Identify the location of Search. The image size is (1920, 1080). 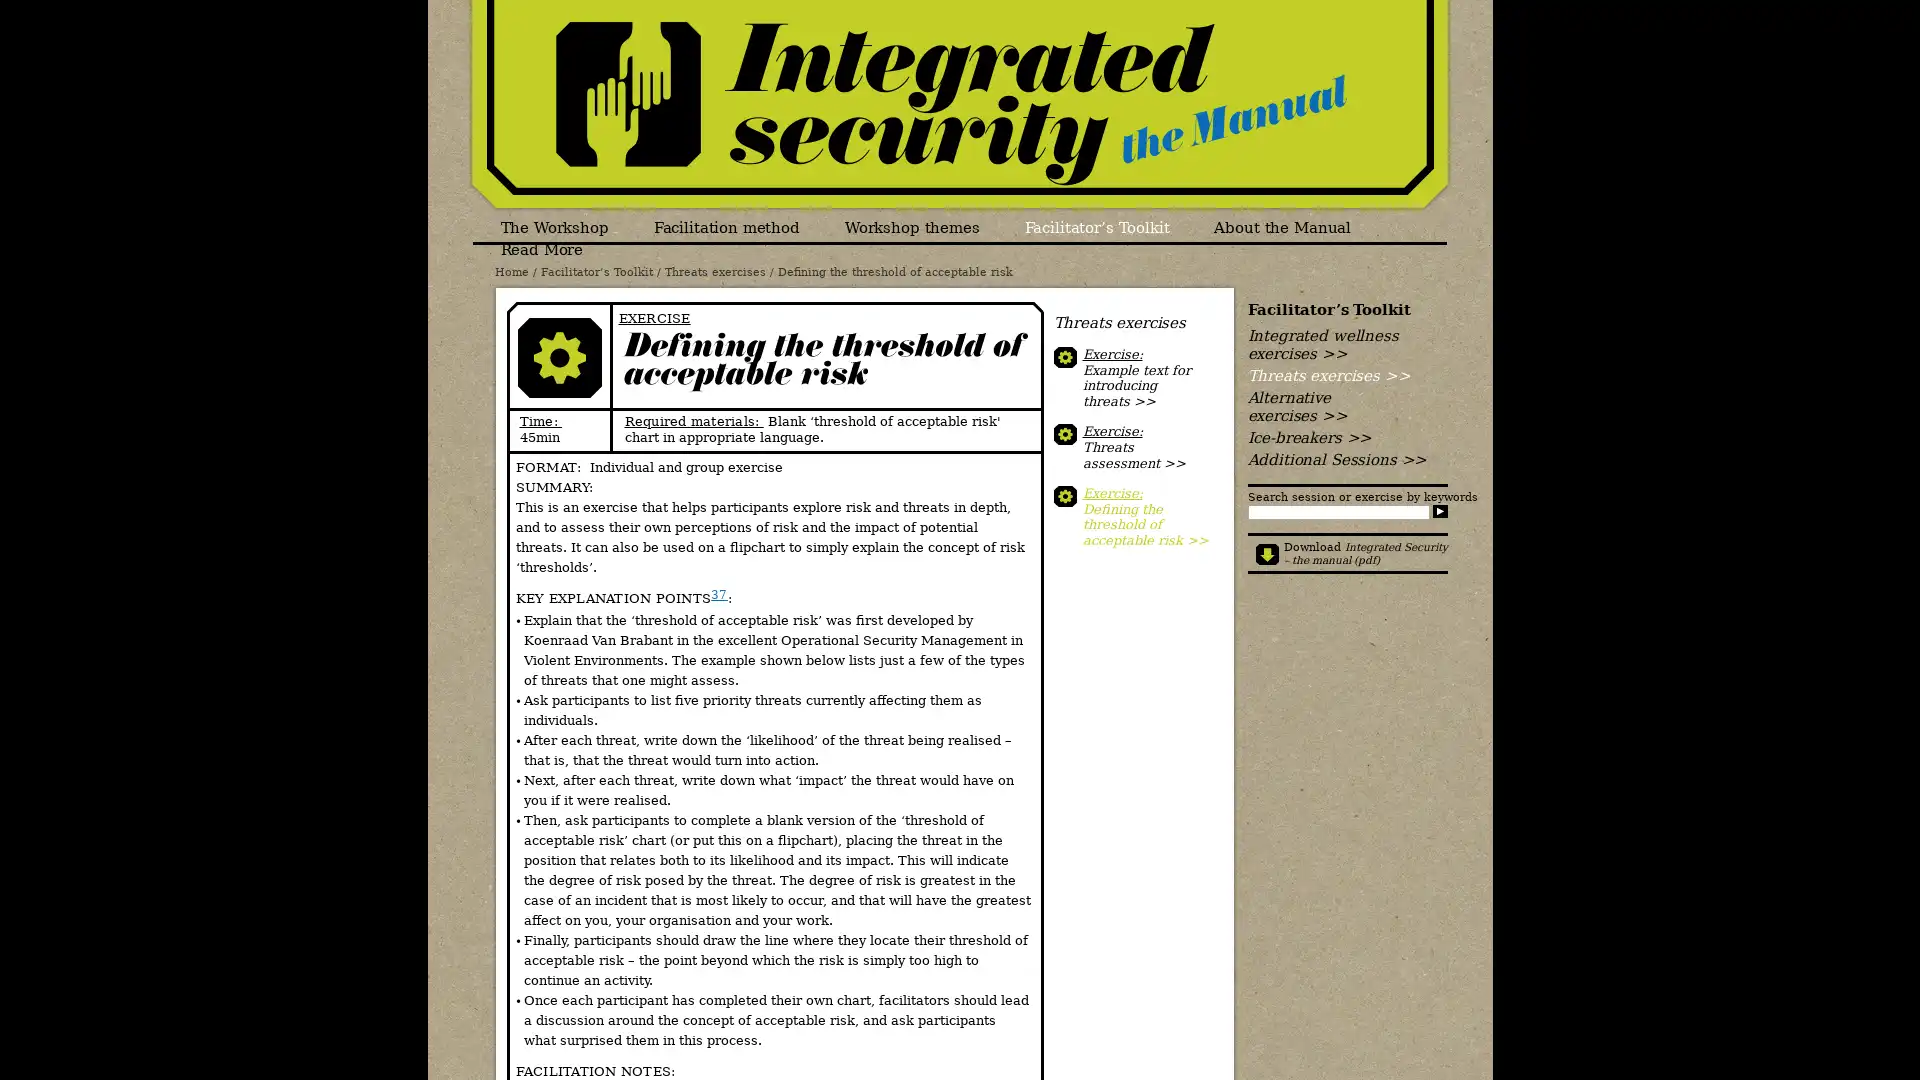
(1438, 510).